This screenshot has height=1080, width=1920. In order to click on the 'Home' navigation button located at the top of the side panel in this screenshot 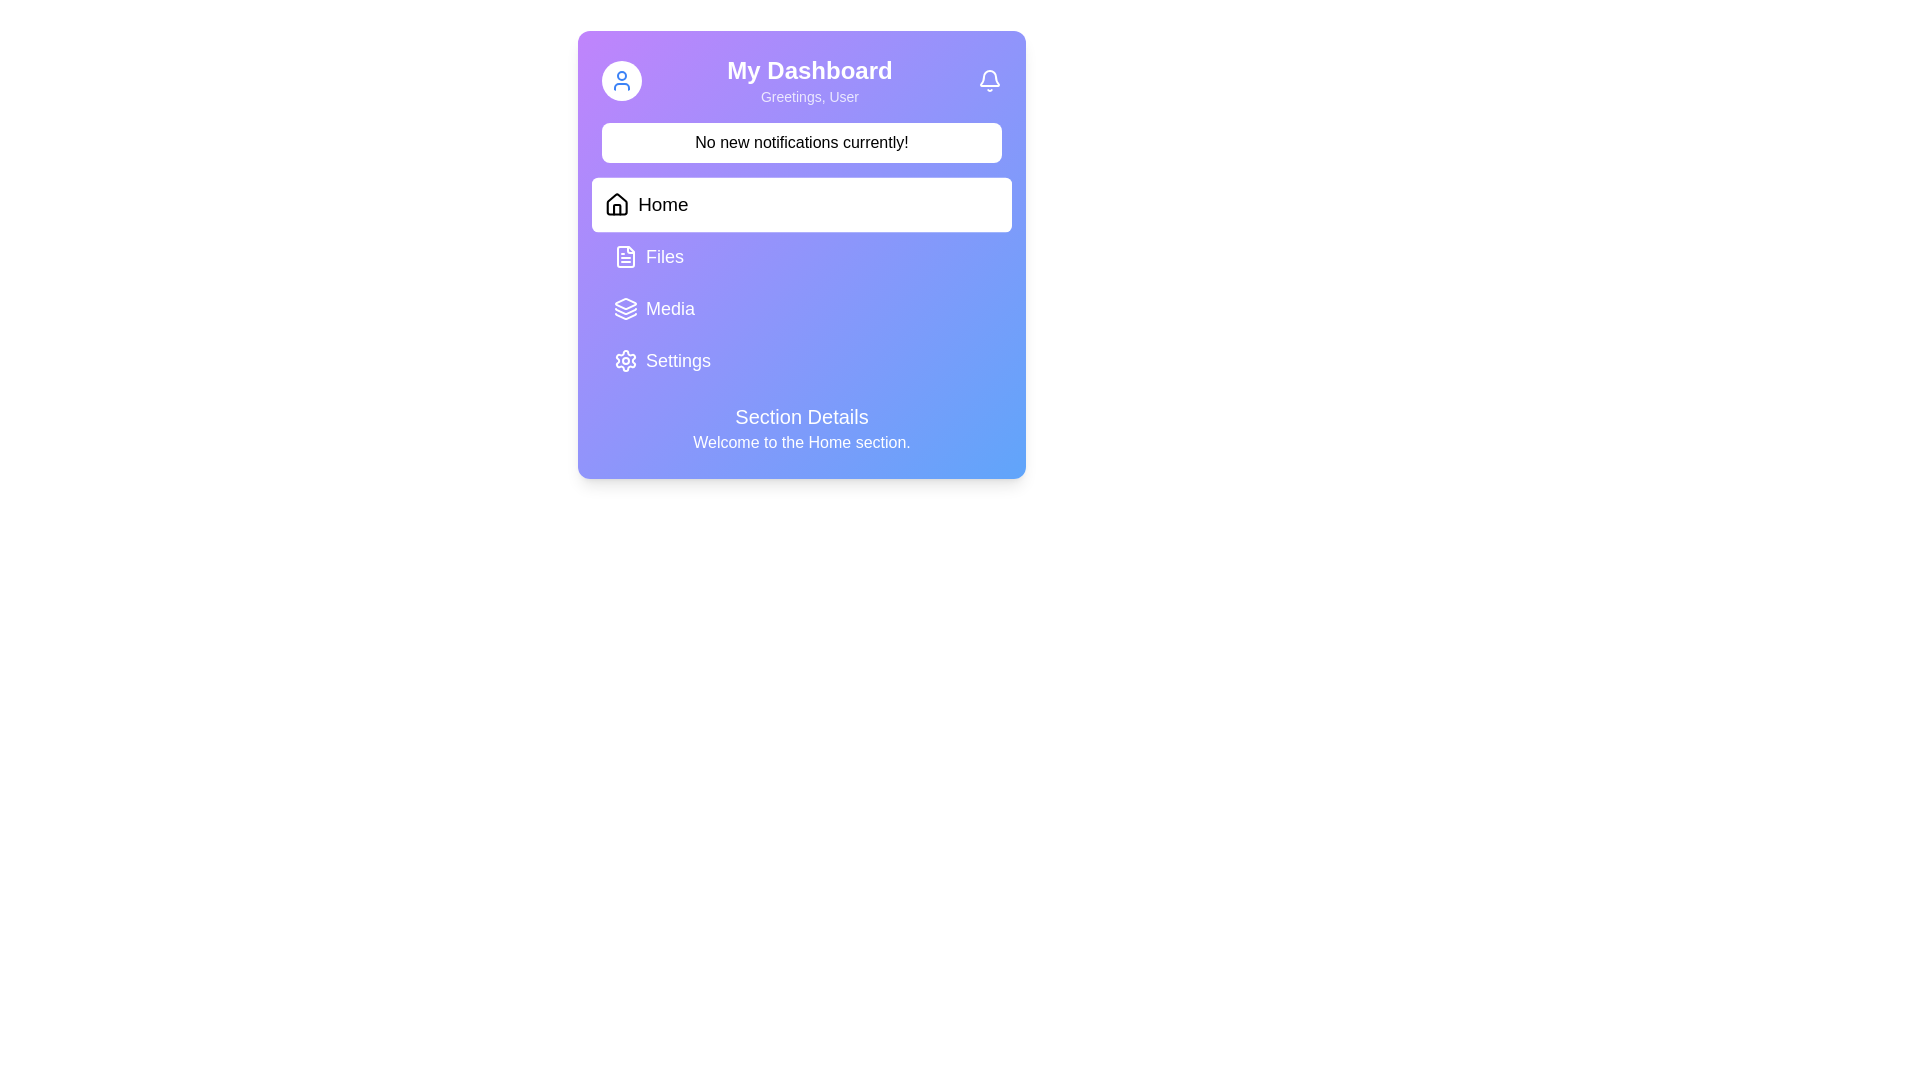, I will do `click(801, 204)`.